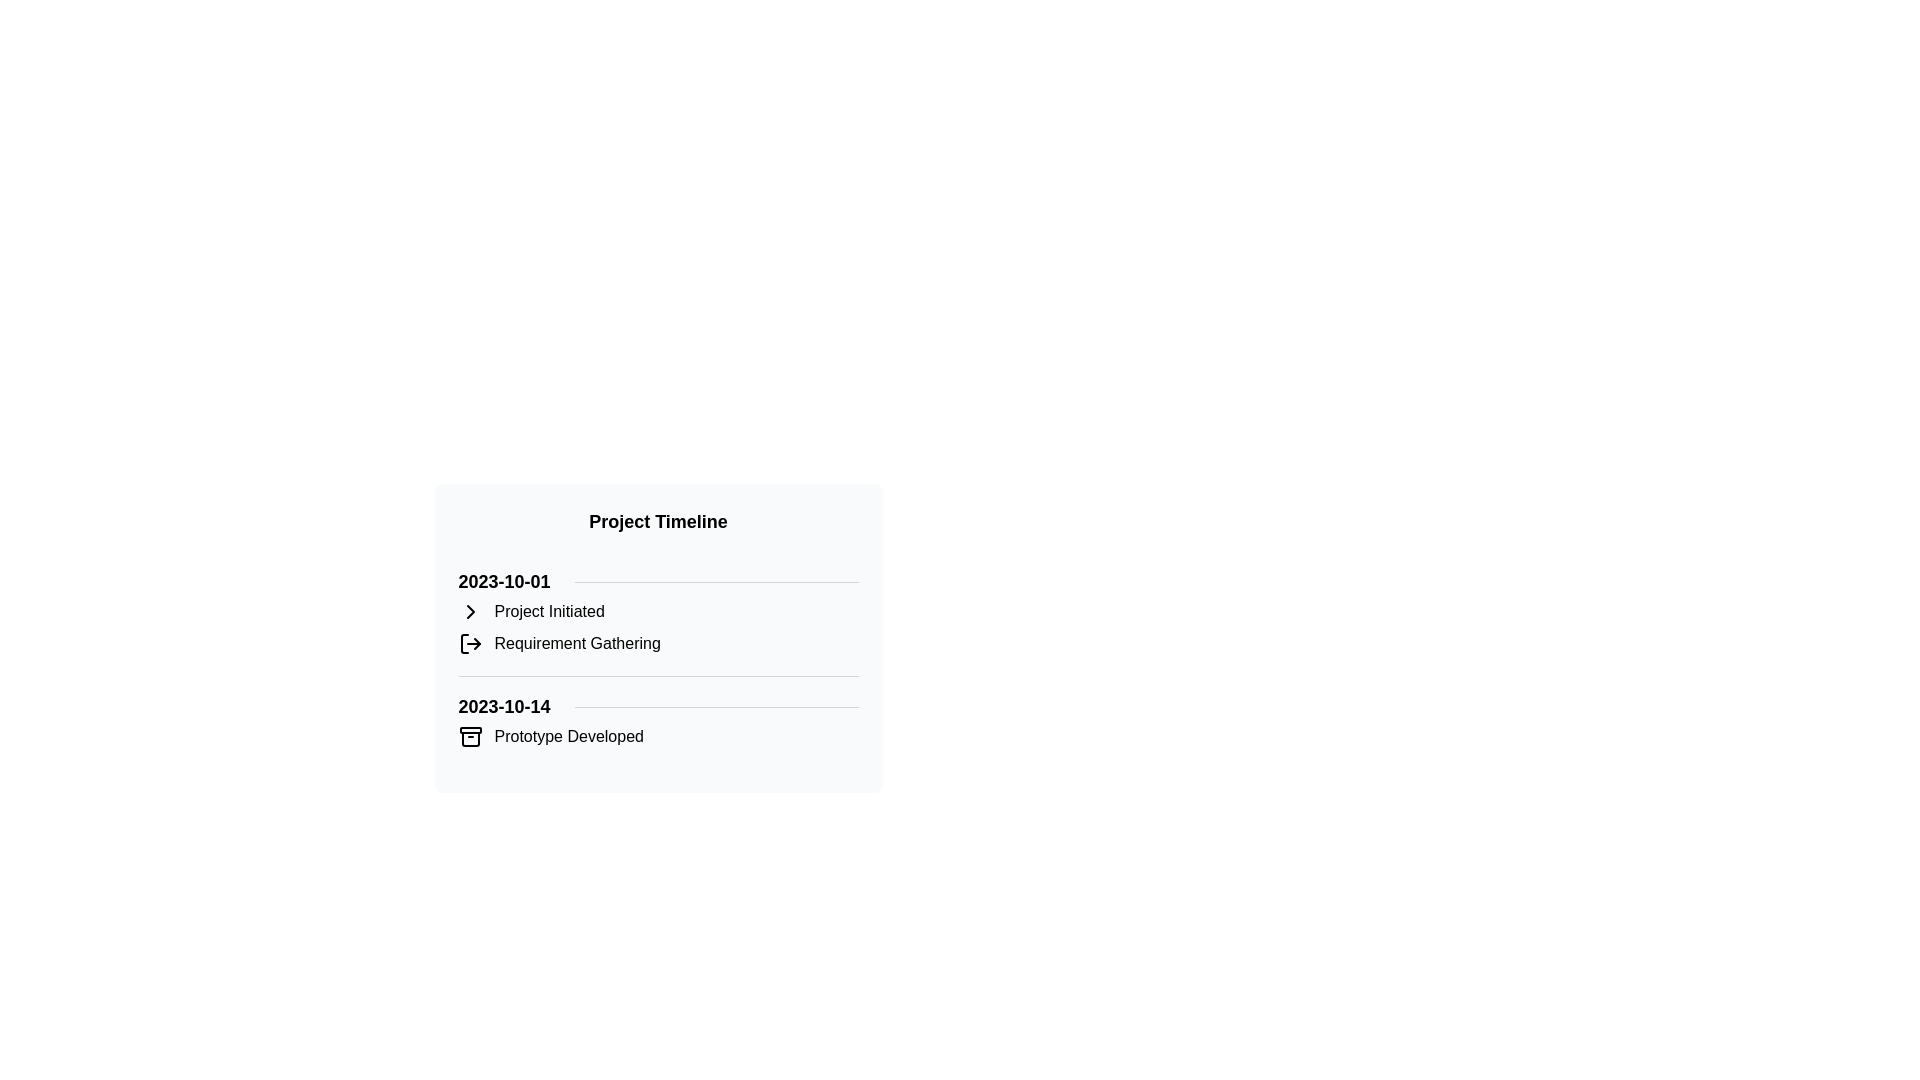 The height and width of the screenshot is (1080, 1920). Describe the element at coordinates (568, 736) in the screenshot. I see `the static text label displaying 'Prototype Developed' in the timeline interface, which indicates an event or milestone` at that location.